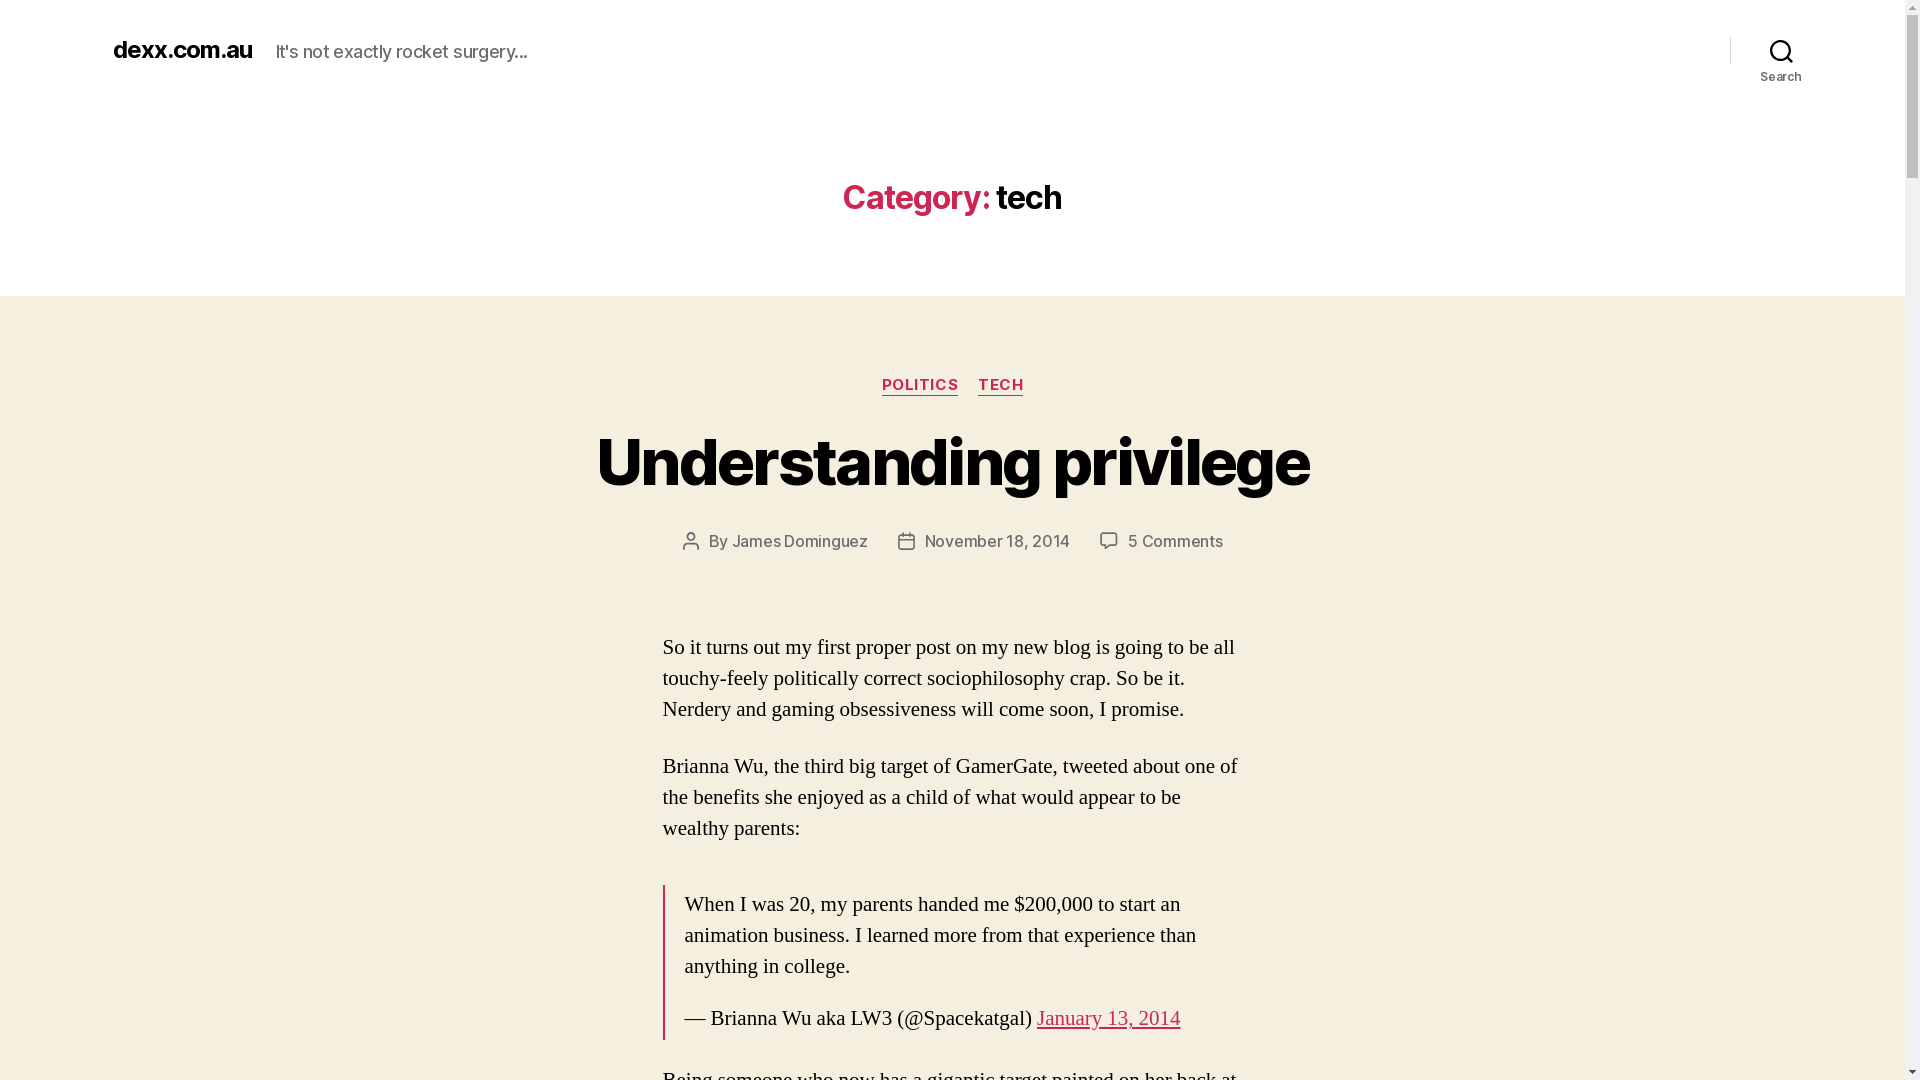 The image size is (1920, 1080). What do you see at coordinates (1728, 49) in the screenshot?
I see `'Search'` at bounding box center [1728, 49].